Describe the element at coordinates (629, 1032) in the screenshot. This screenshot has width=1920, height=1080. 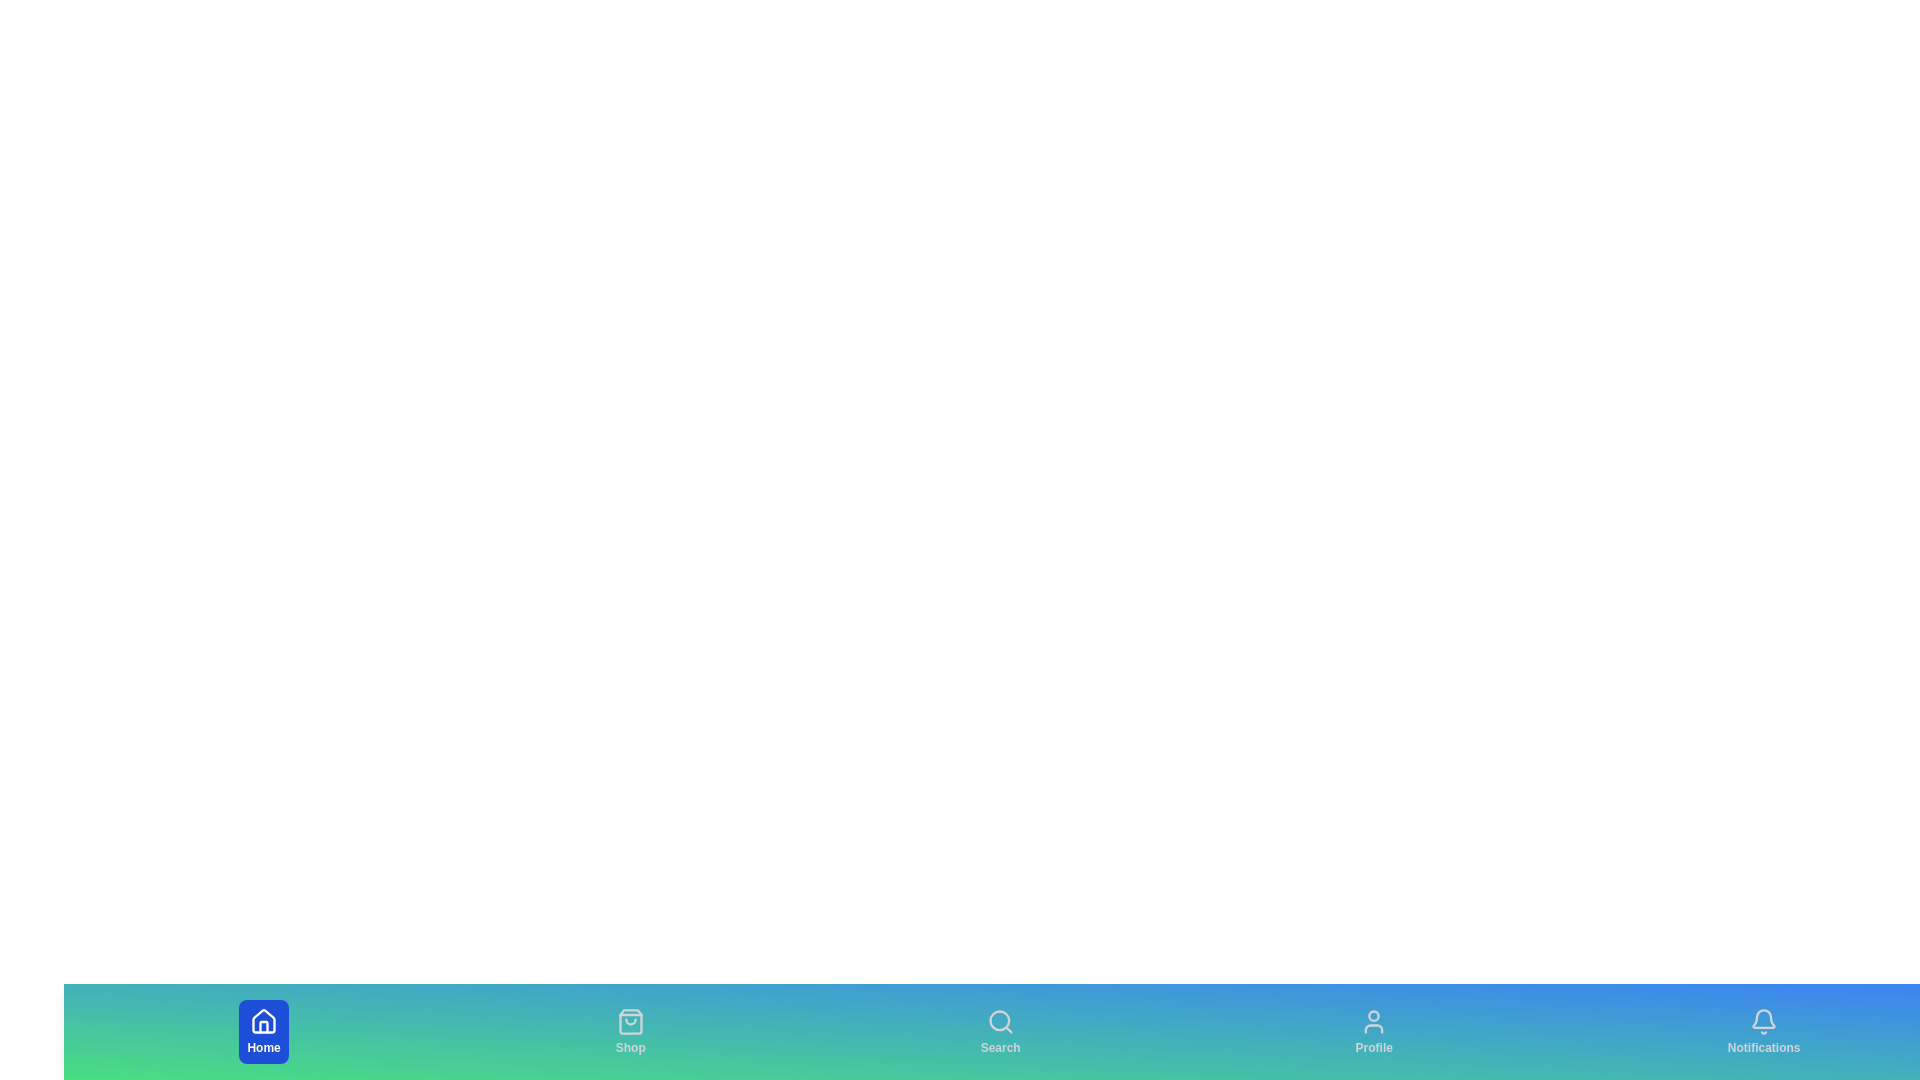
I see `the Shop tab to view its hover effects` at that location.